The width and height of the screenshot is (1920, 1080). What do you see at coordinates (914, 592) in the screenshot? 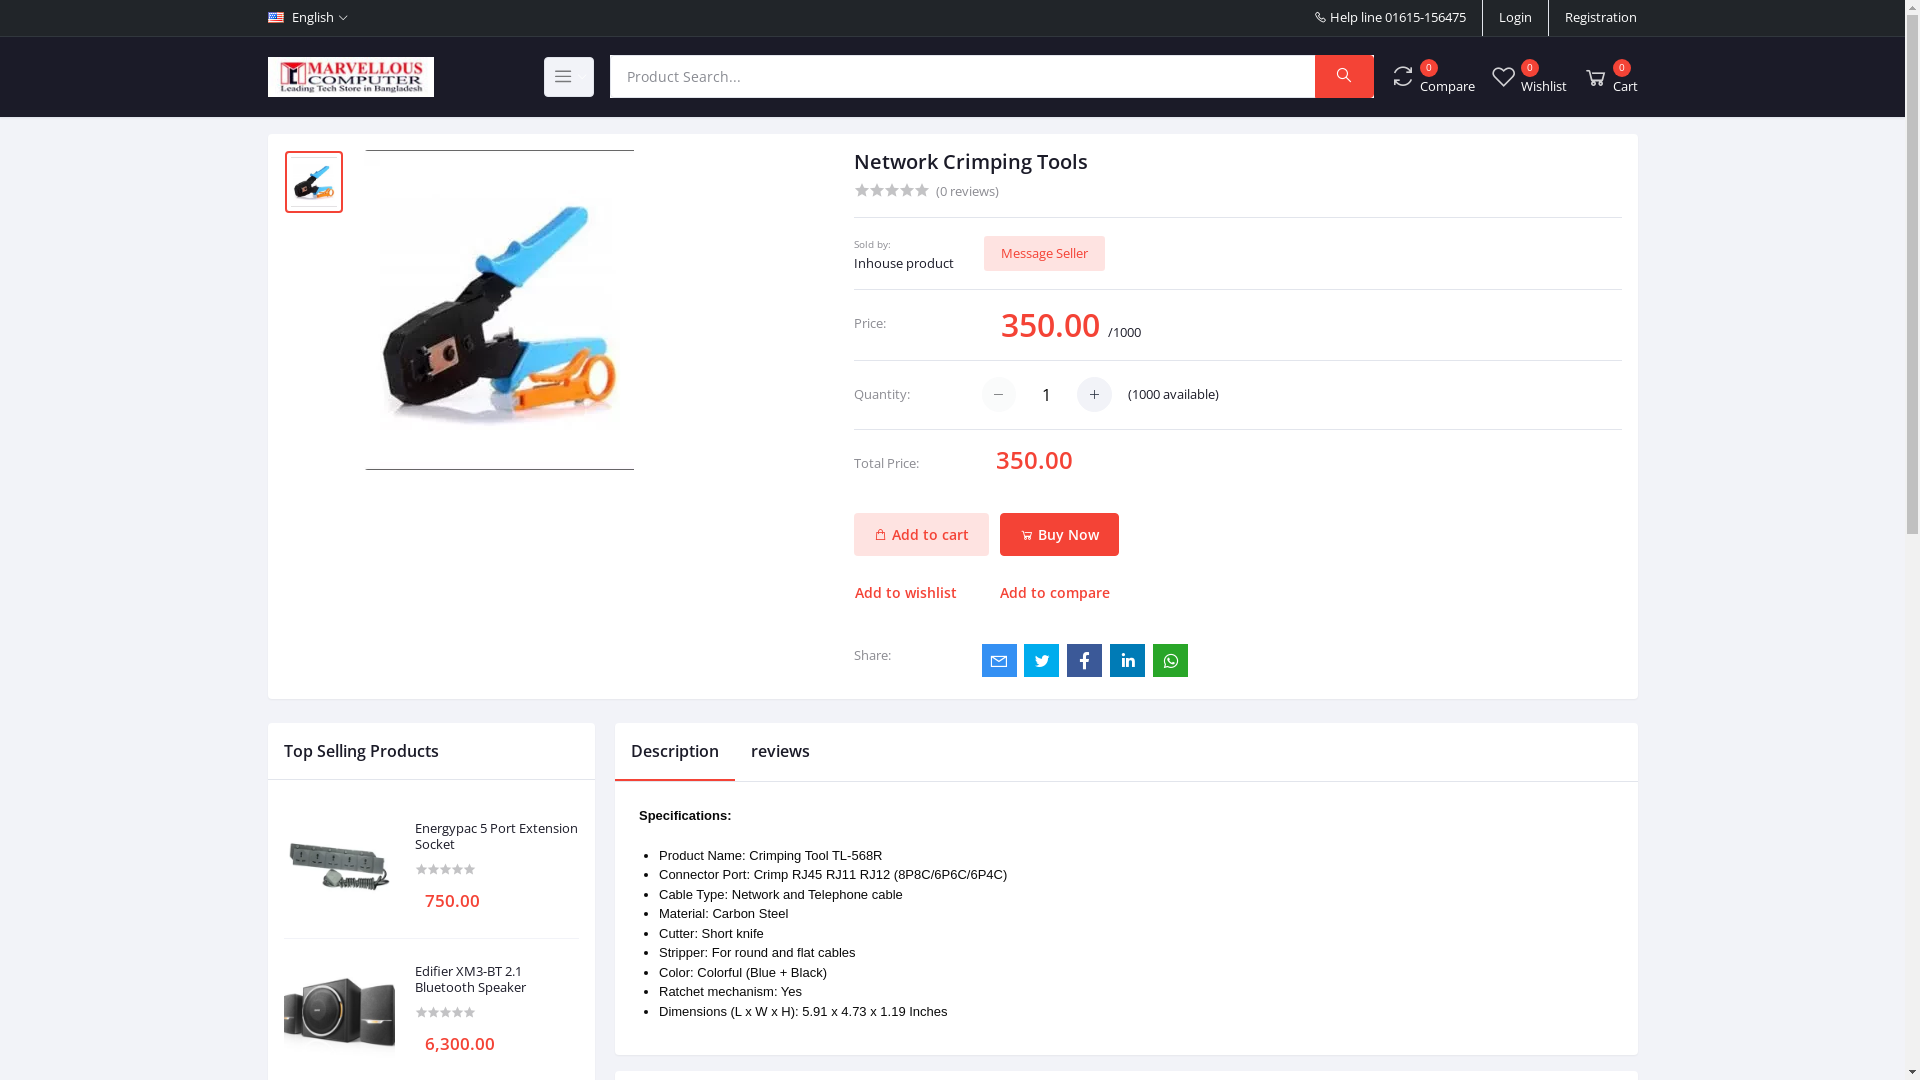
I see `'Add to wishlist'` at bounding box center [914, 592].